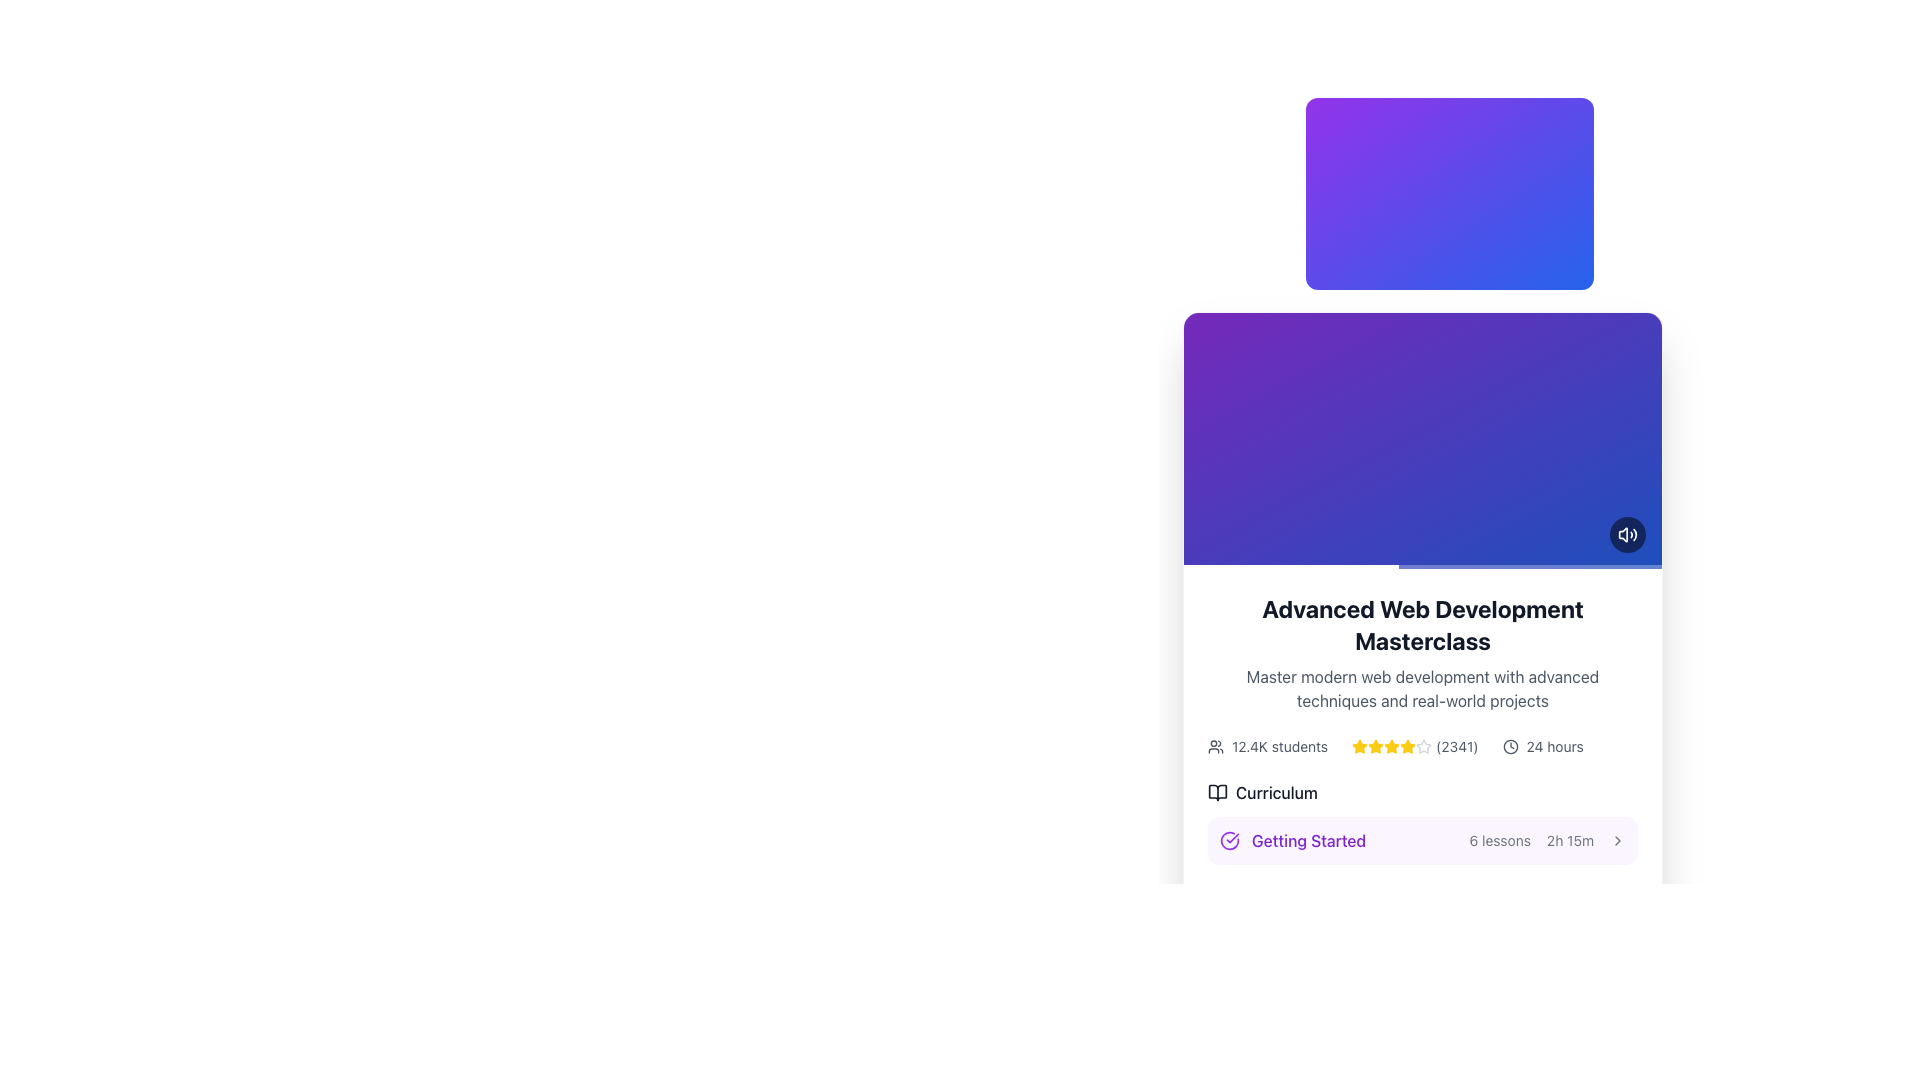 This screenshot has height=1080, width=1920. What do you see at coordinates (1627, 534) in the screenshot?
I see `the speaker icon with sound waves located at the bottom-right corner of the card component containing the course details, which is rendered in white on a dark circular background` at bounding box center [1627, 534].